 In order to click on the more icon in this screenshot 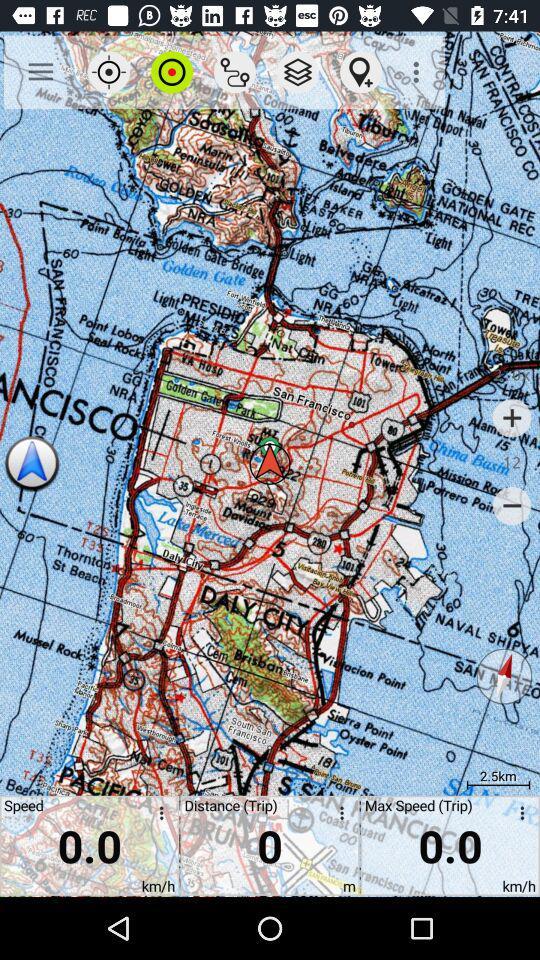, I will do `click(157, 816)`.